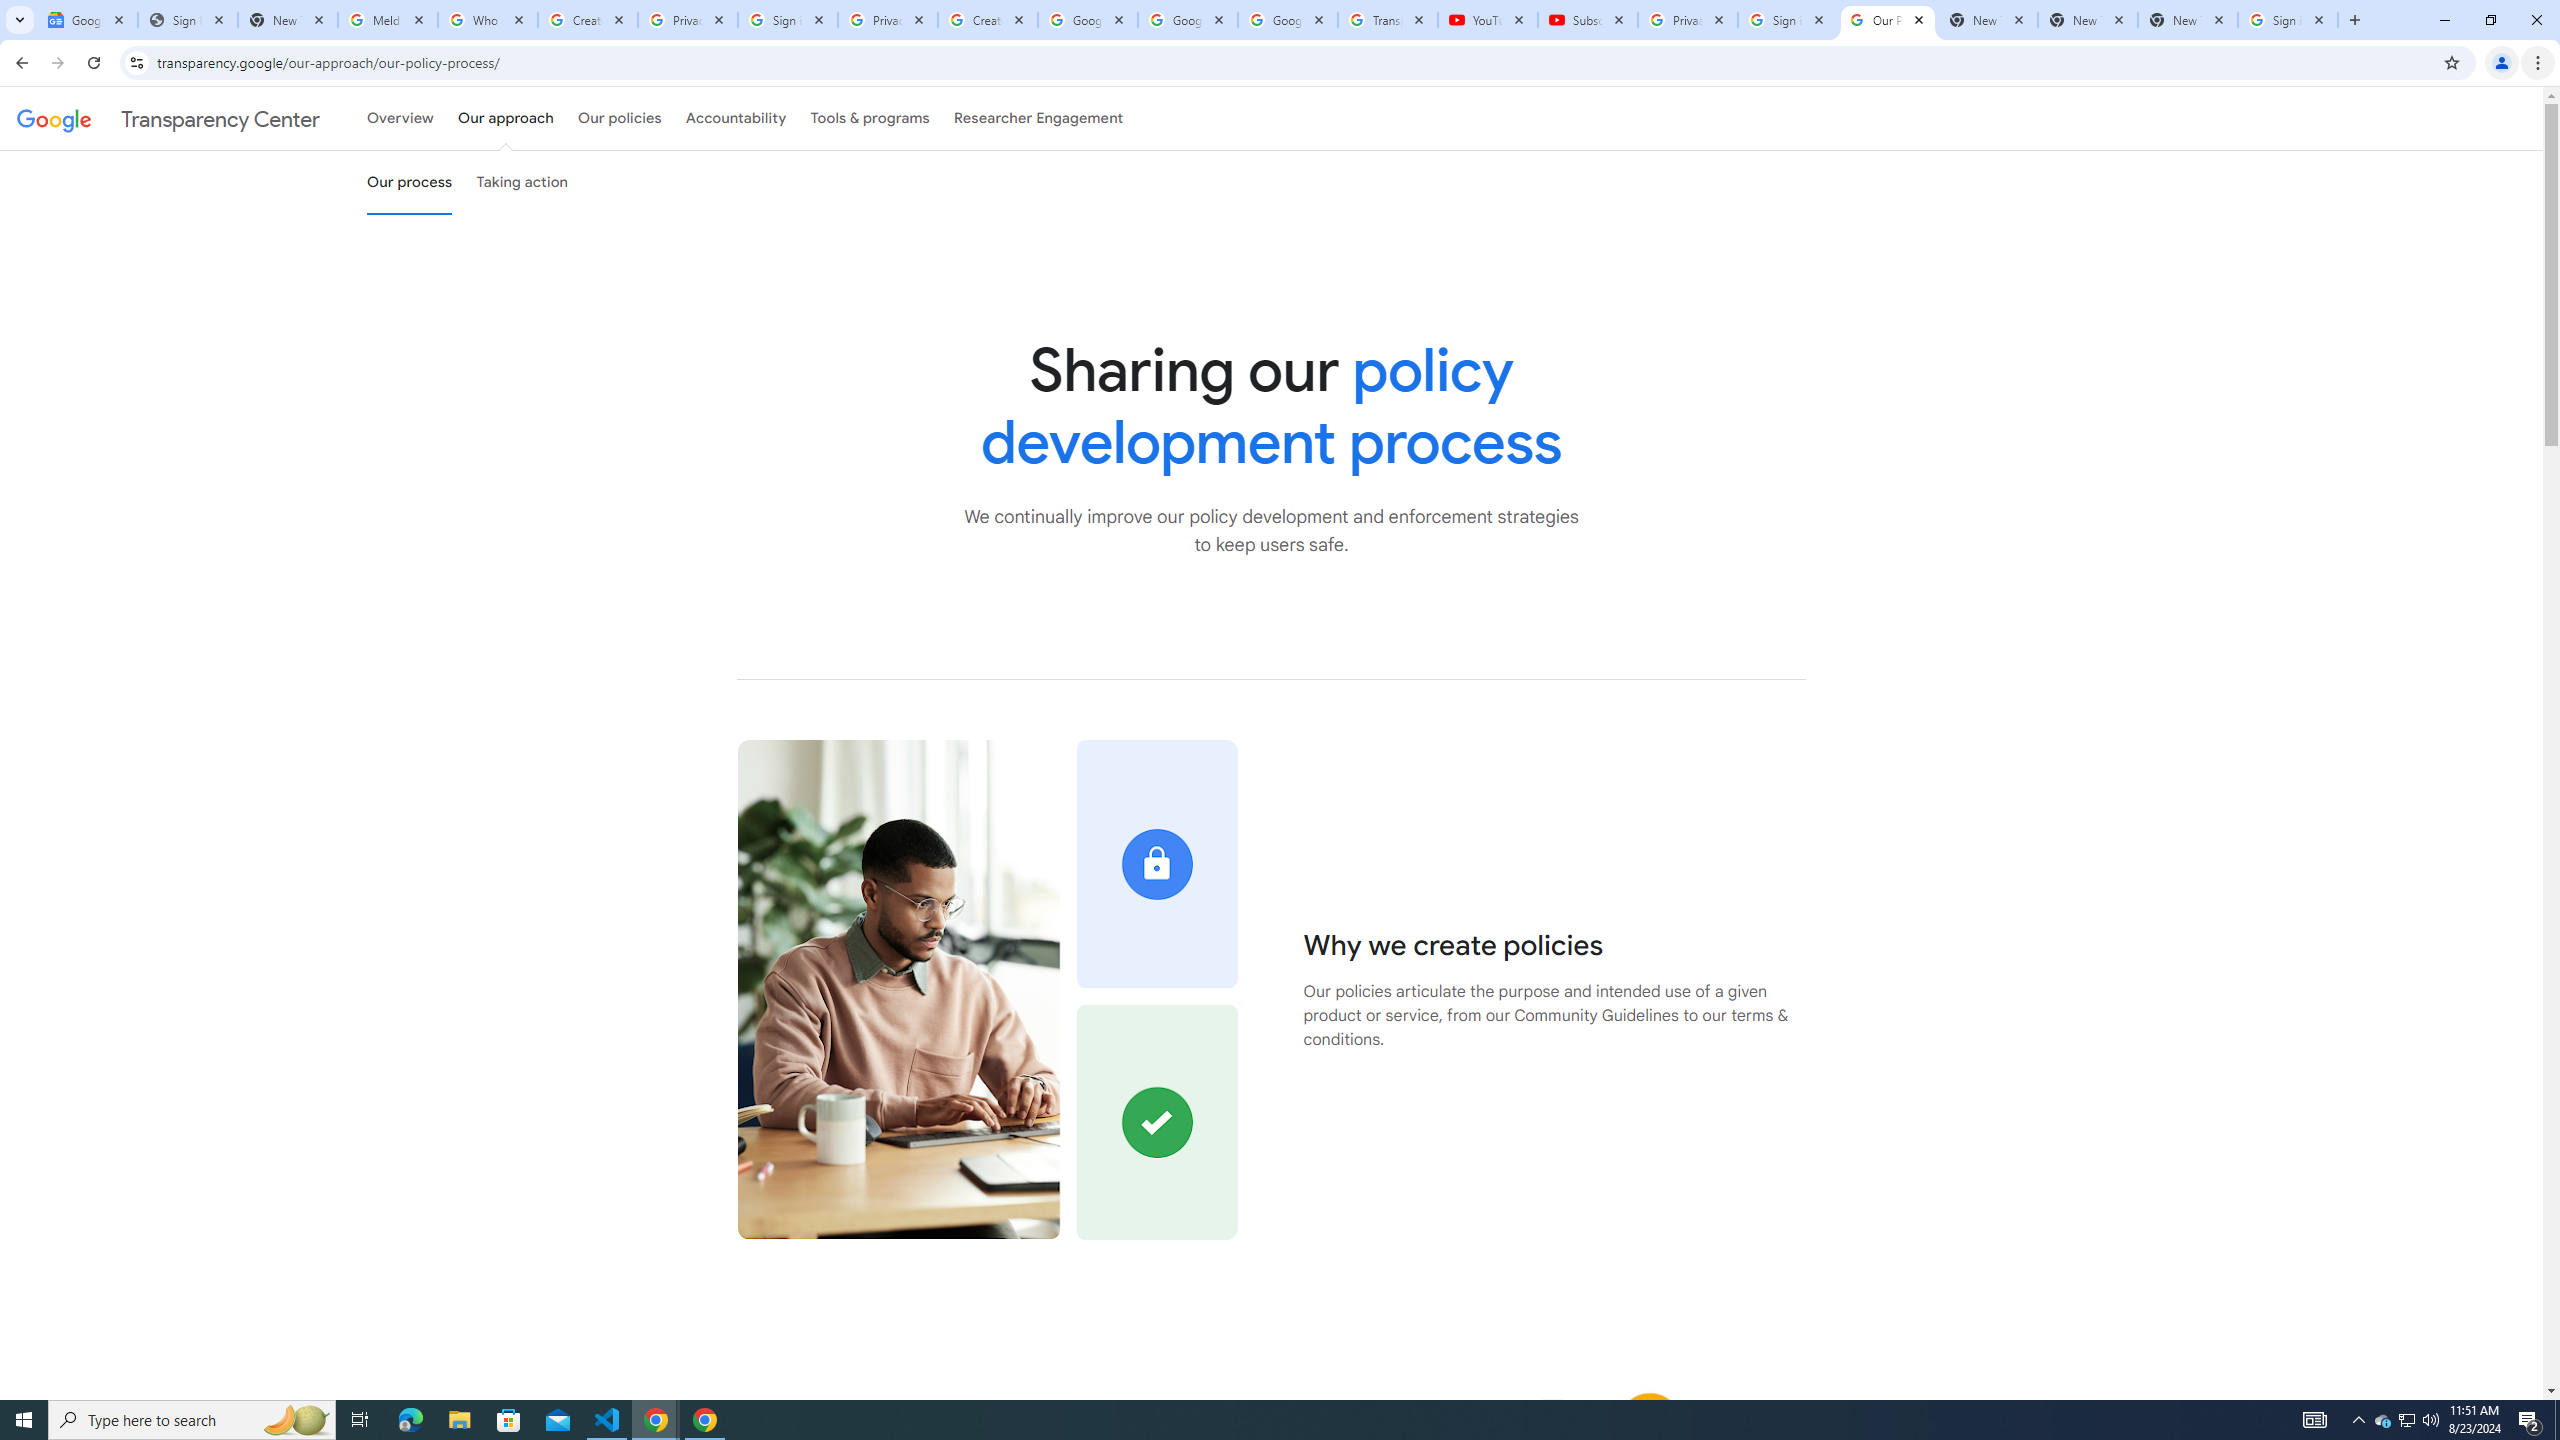  Describe the element at coordinates (521, 181) in the screenshot. I see `'Taking action'` at that location.